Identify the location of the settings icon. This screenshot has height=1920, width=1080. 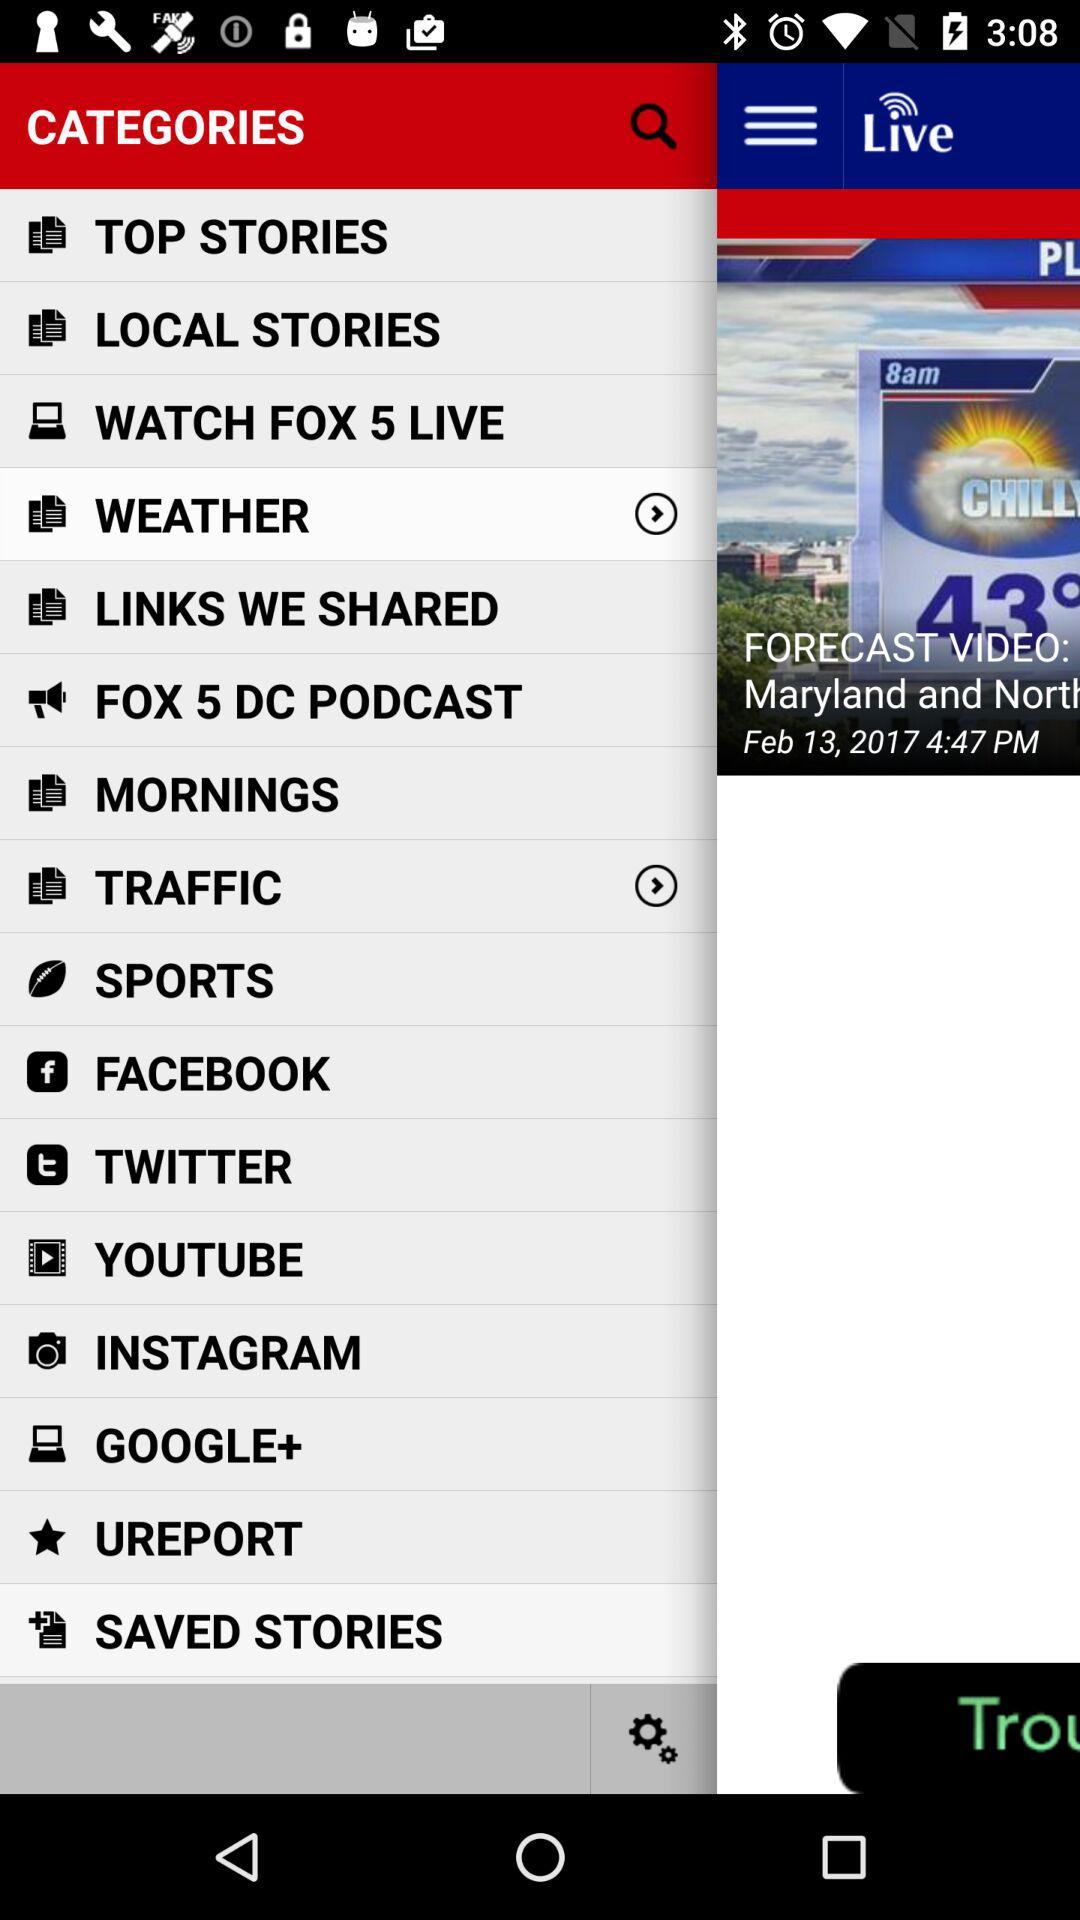
(654, 1737).